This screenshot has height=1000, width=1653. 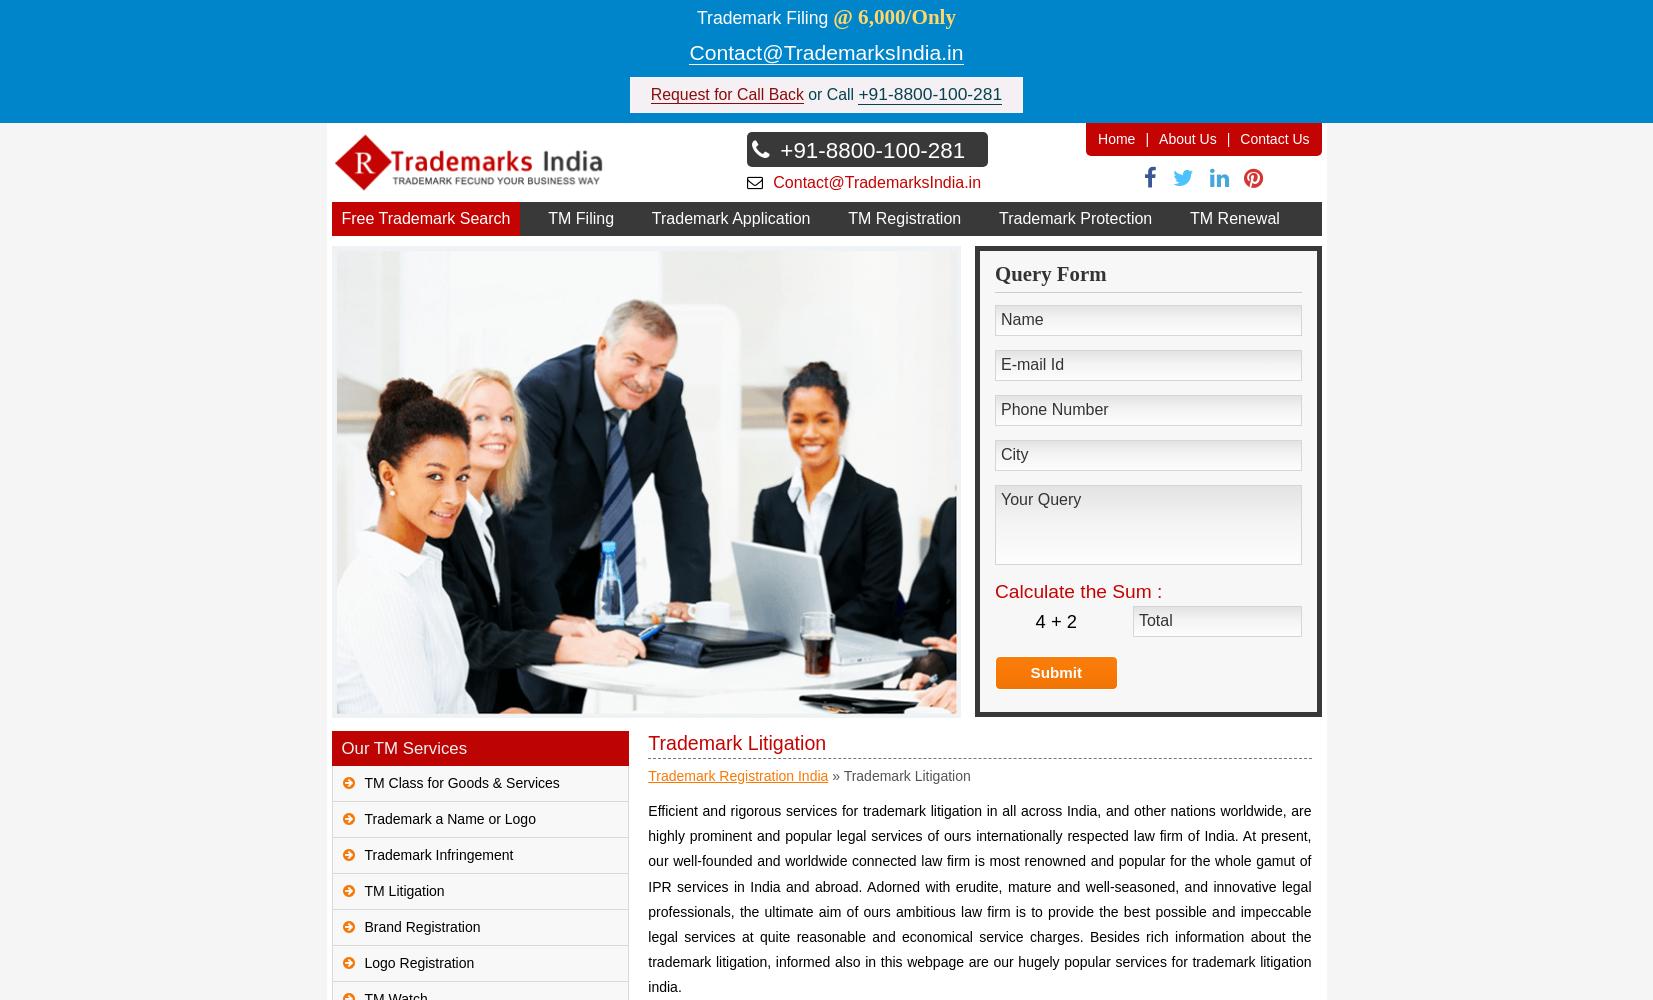 I want to click on 'TM Litigation', so click(x=362, y=890).